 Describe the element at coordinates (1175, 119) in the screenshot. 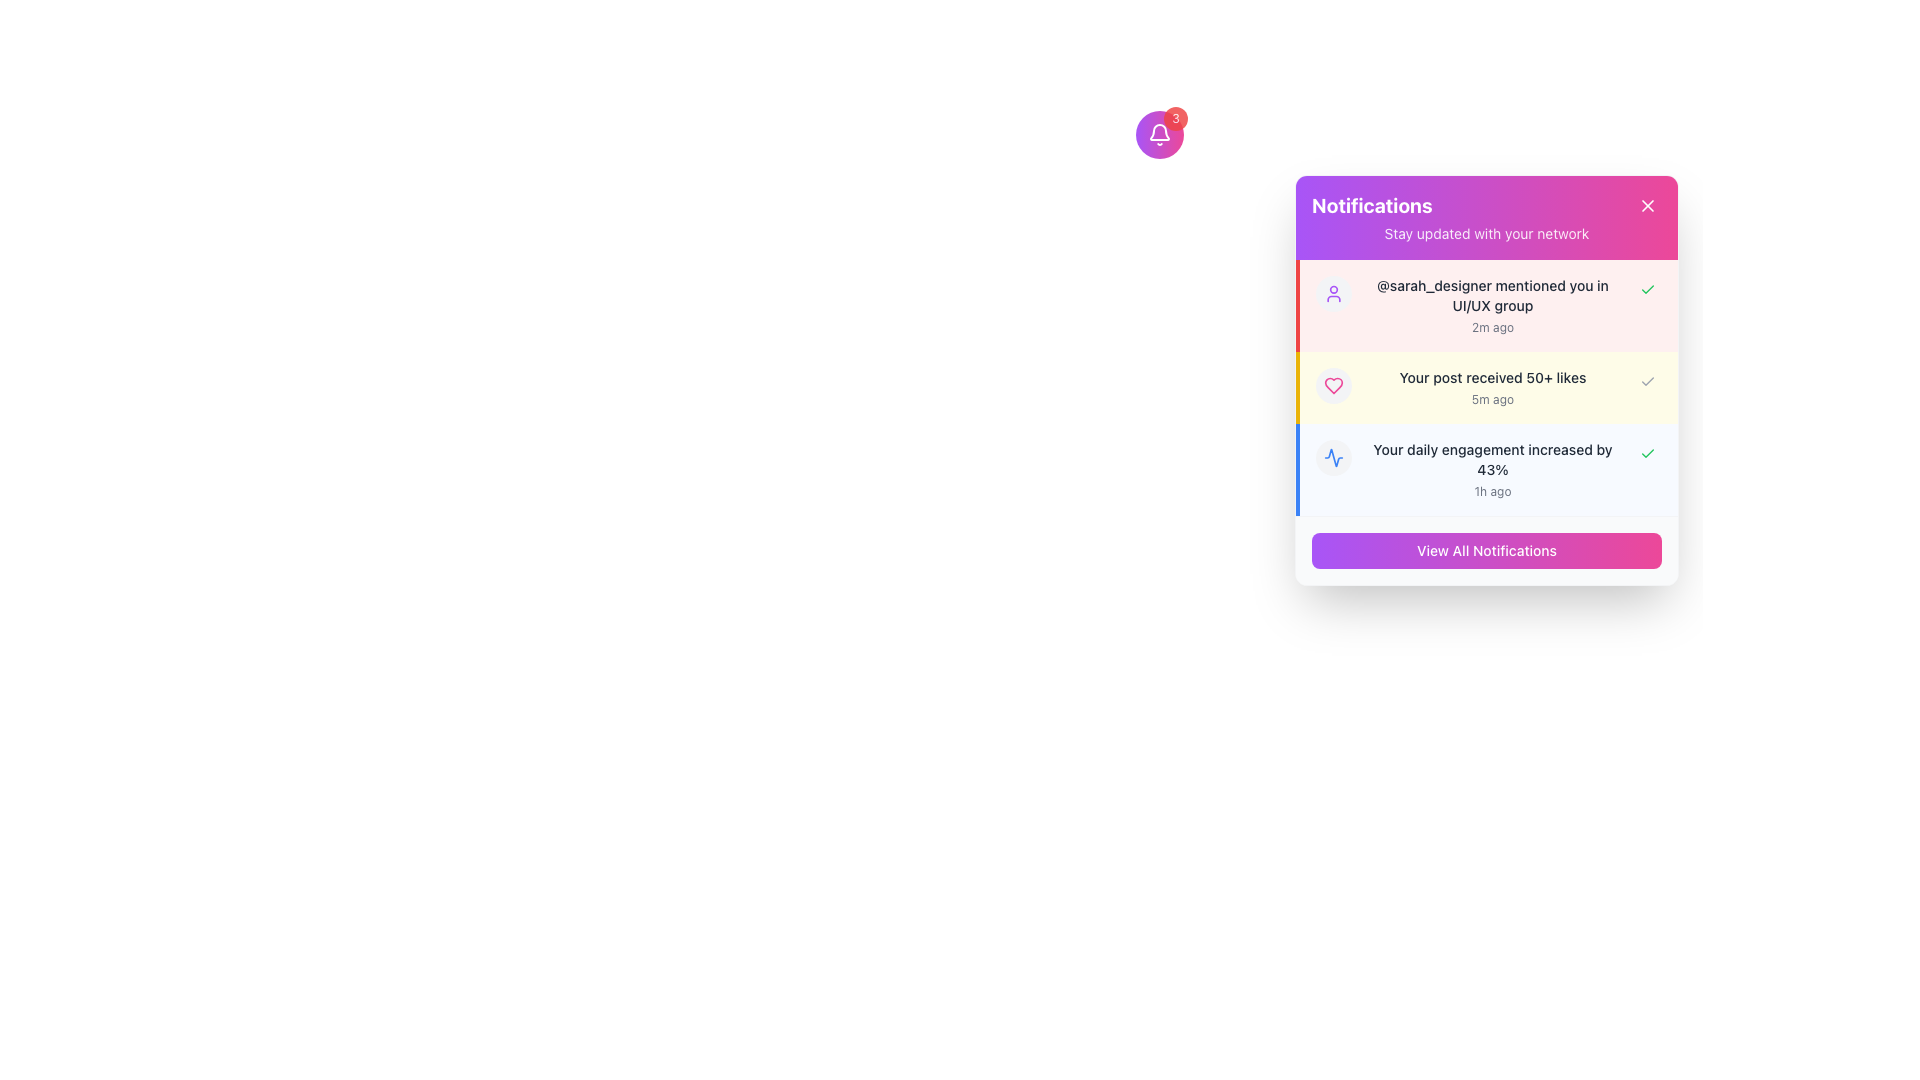

I see `the notification count displayed on the small circular badge with a vibrant red background and the number '3', which is positioned at the top-right corner of the purple circular button with a white bell icon` at that location.